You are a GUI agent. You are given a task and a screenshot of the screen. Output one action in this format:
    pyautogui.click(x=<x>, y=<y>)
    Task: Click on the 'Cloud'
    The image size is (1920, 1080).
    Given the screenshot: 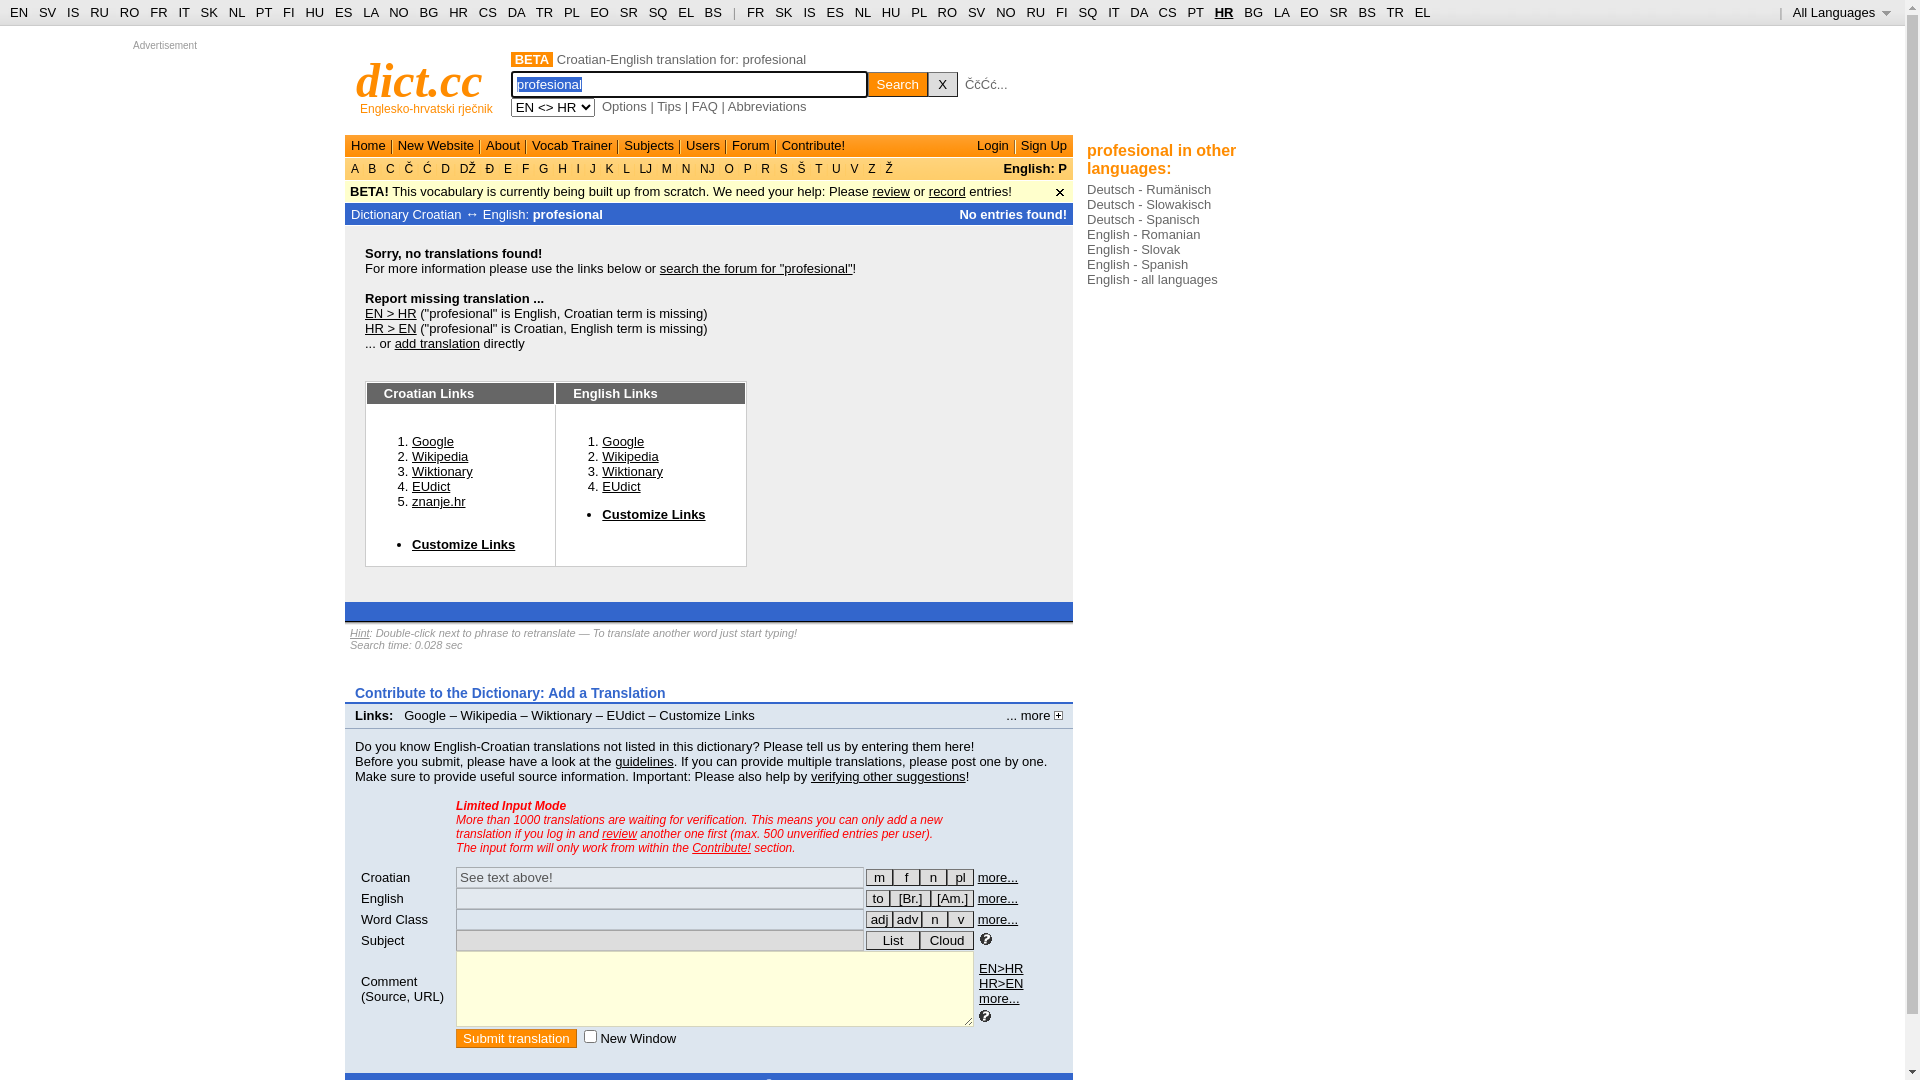 What is the action you would take?
    pyautogui.click(x=919, y=940)
    